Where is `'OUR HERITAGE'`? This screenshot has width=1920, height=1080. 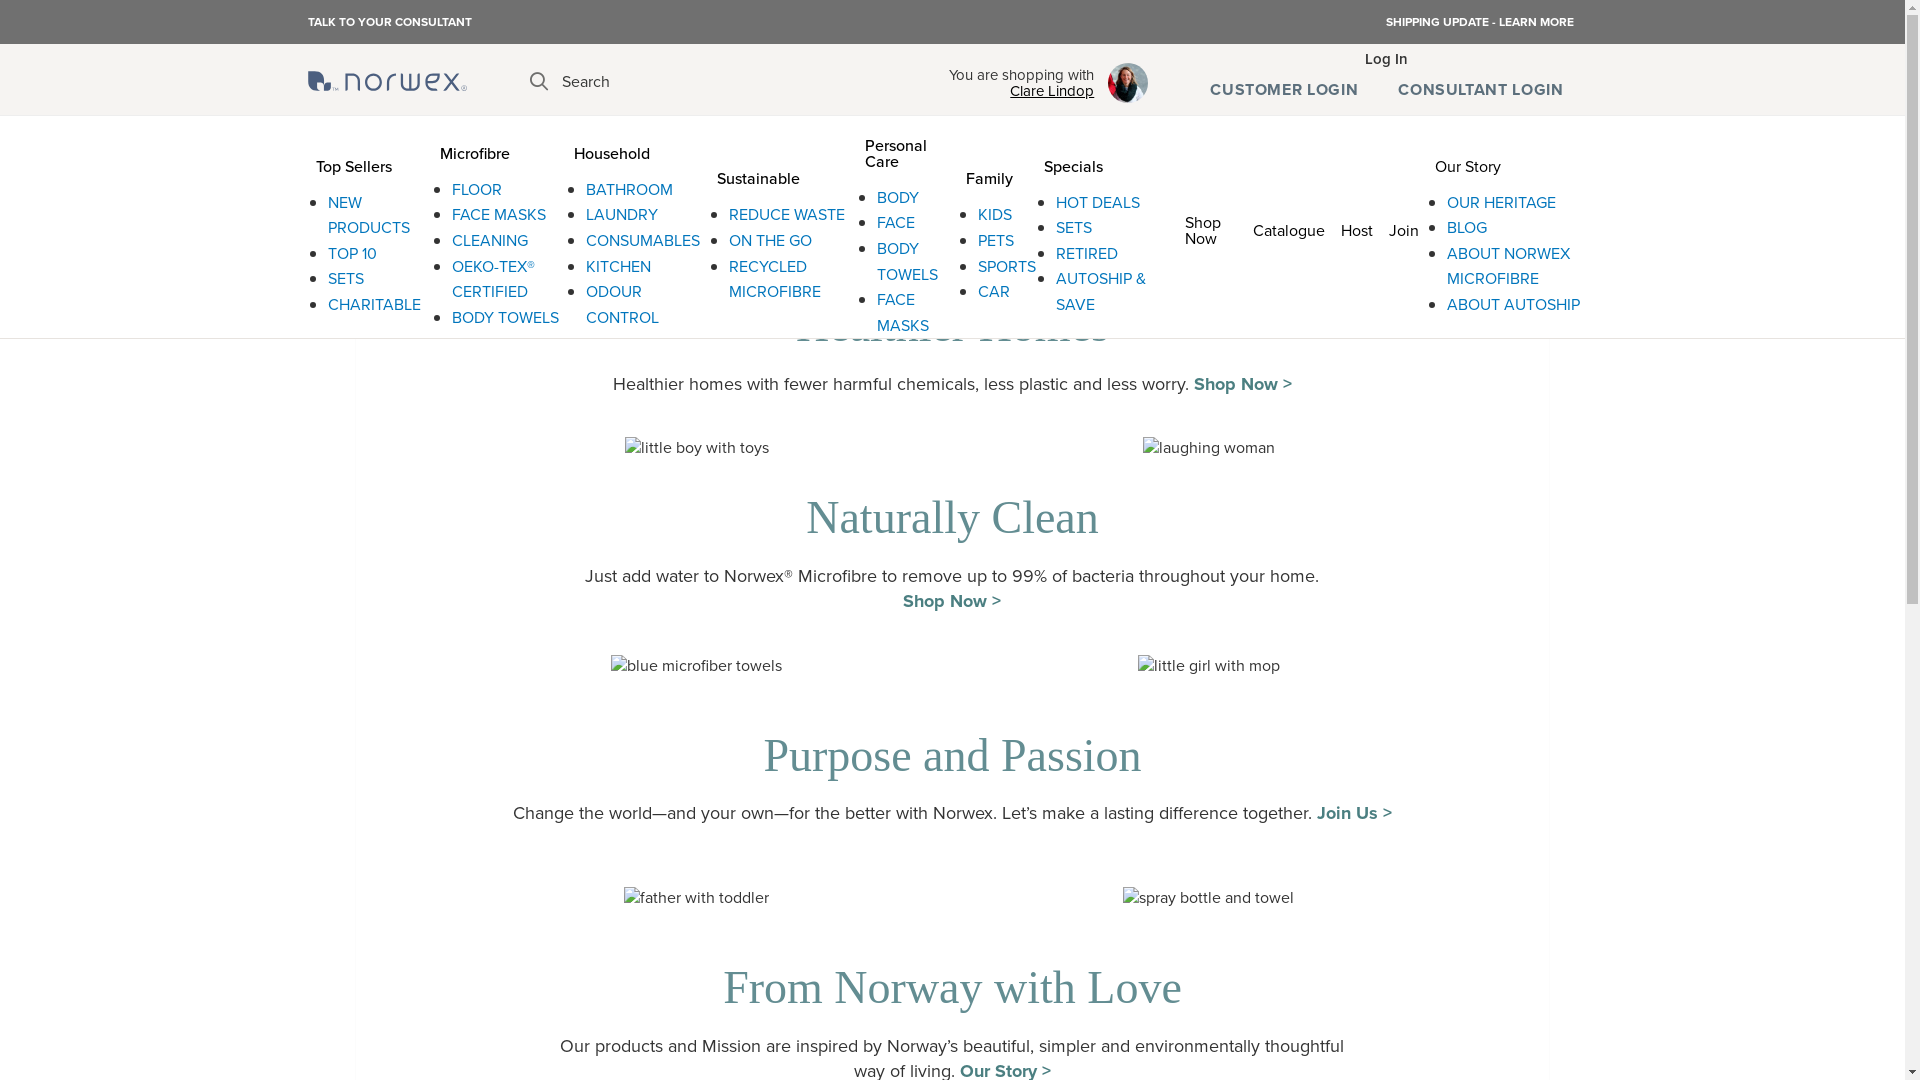
'OUR HERITAGE' is located at coordinates (1446, 202).